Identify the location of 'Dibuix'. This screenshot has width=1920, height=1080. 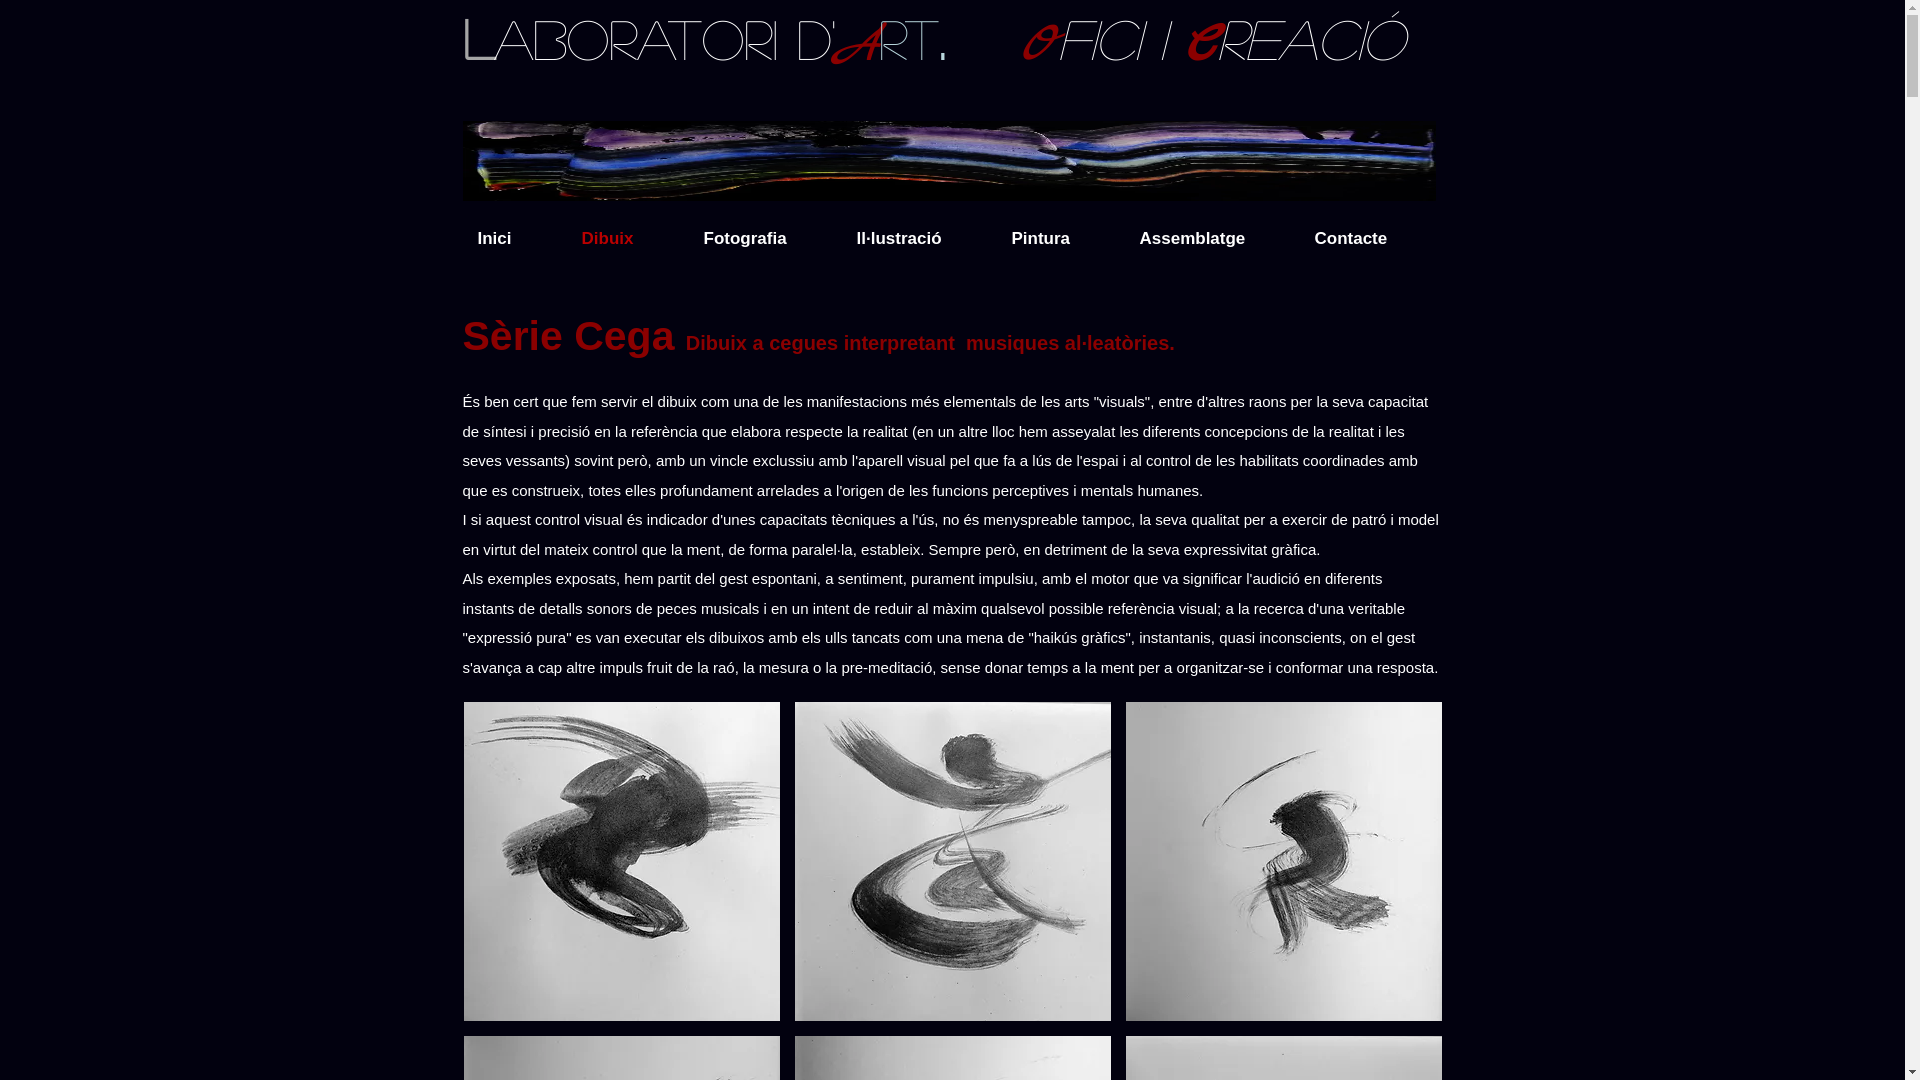
(626, 237).